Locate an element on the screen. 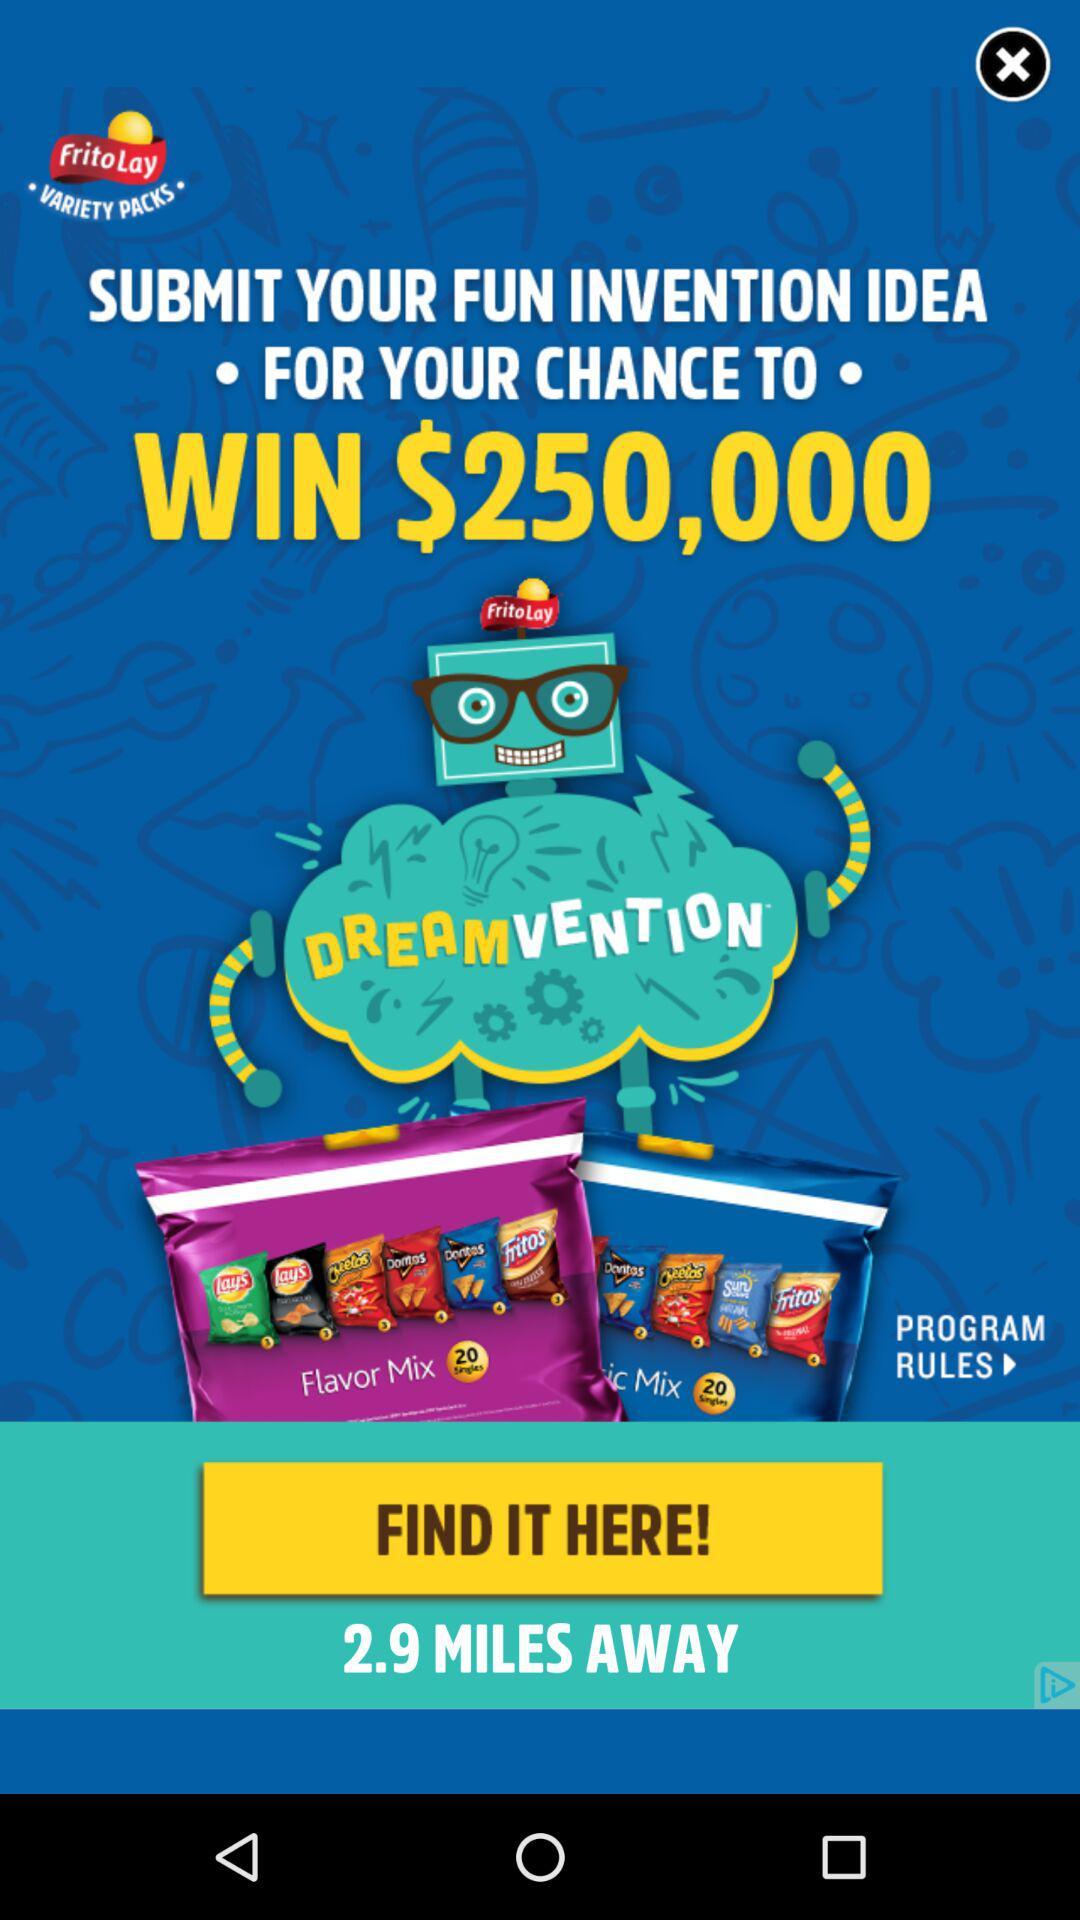 Image resolution: width=1080 pixels, height=1920 pixels. the close icon is located at coordinates (1014, 70).